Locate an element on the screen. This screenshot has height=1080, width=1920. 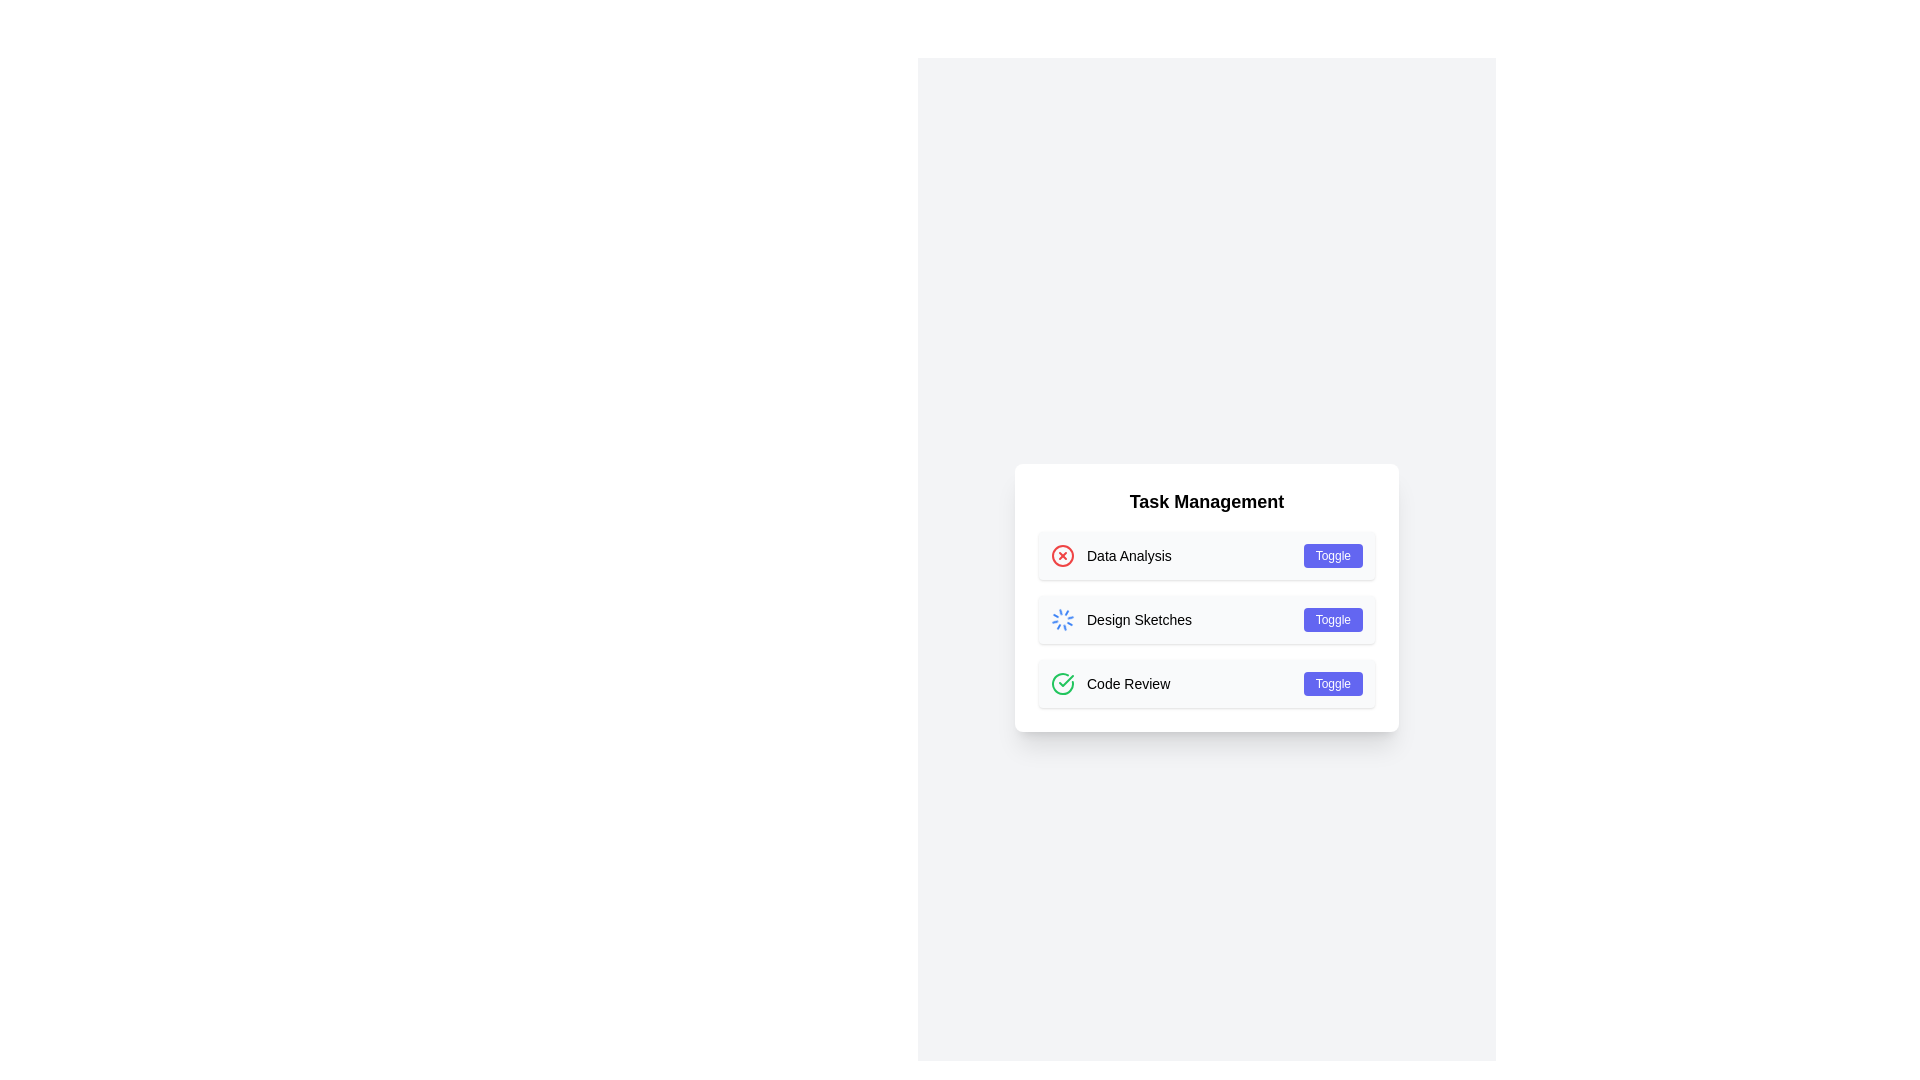
the prominent circular close/delete icon with a red border and 'X' shape, located is located at coordinates (1061, 555).